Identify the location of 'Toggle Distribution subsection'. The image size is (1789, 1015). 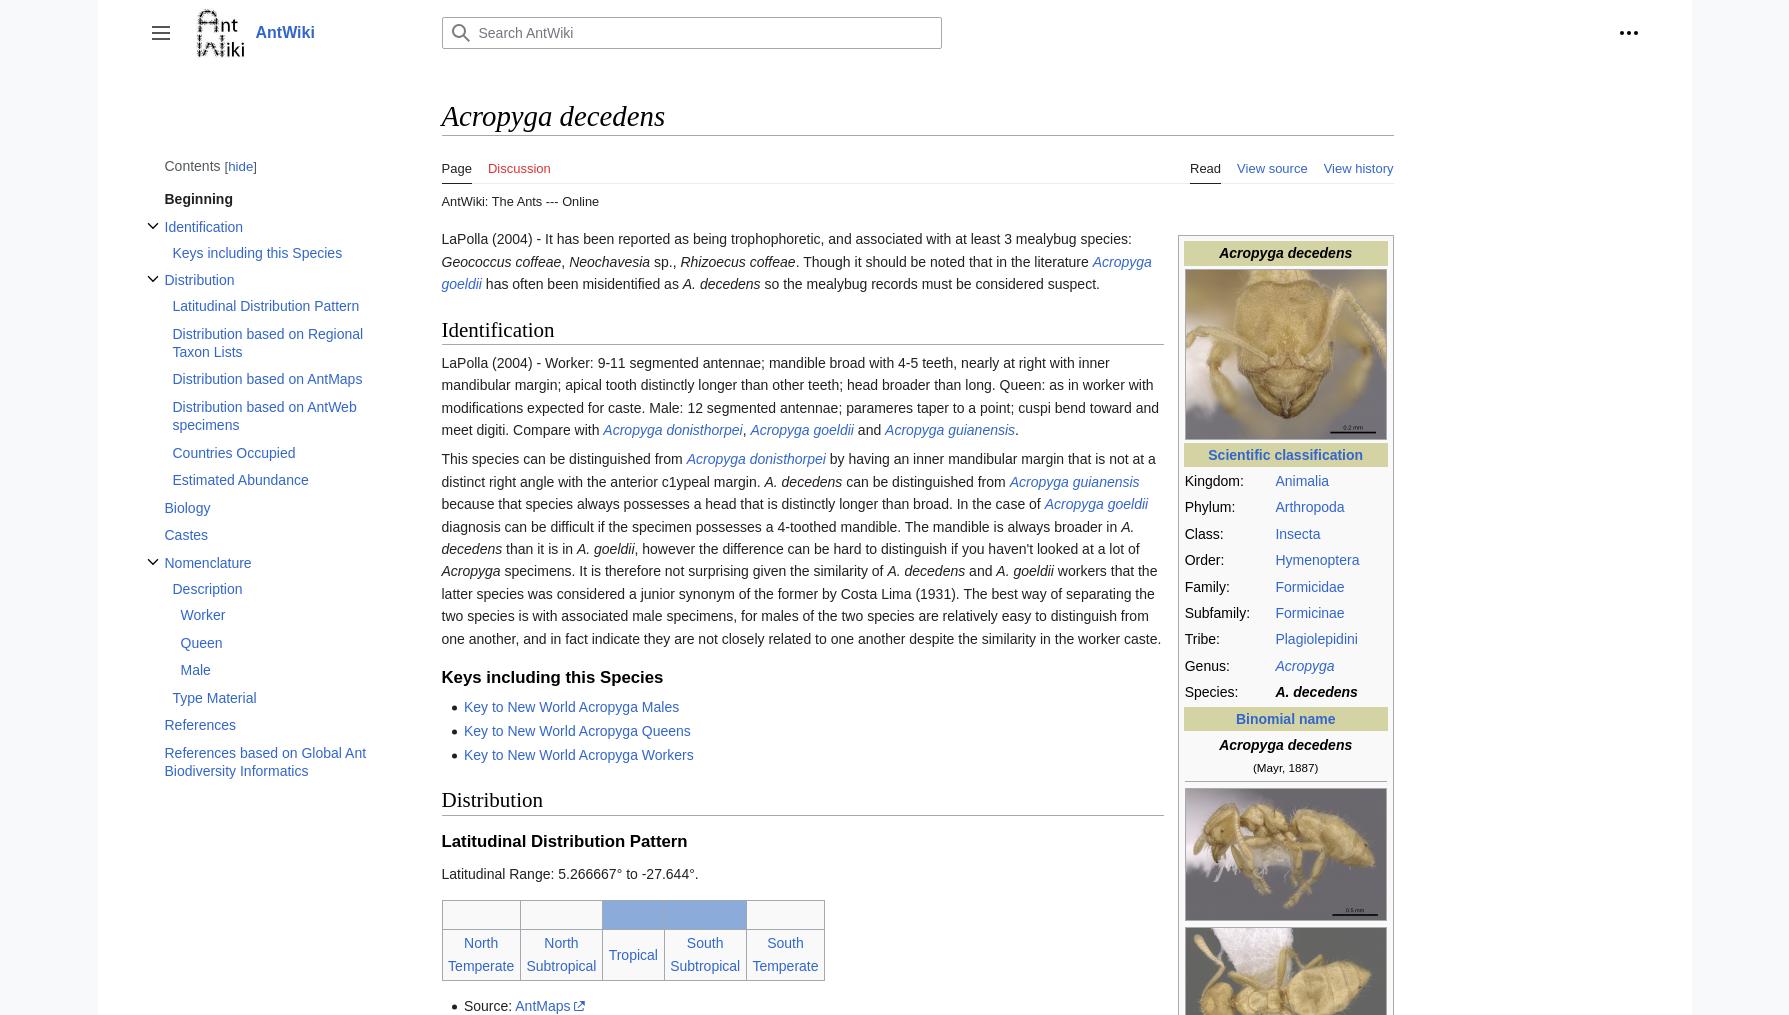
(220, 294).